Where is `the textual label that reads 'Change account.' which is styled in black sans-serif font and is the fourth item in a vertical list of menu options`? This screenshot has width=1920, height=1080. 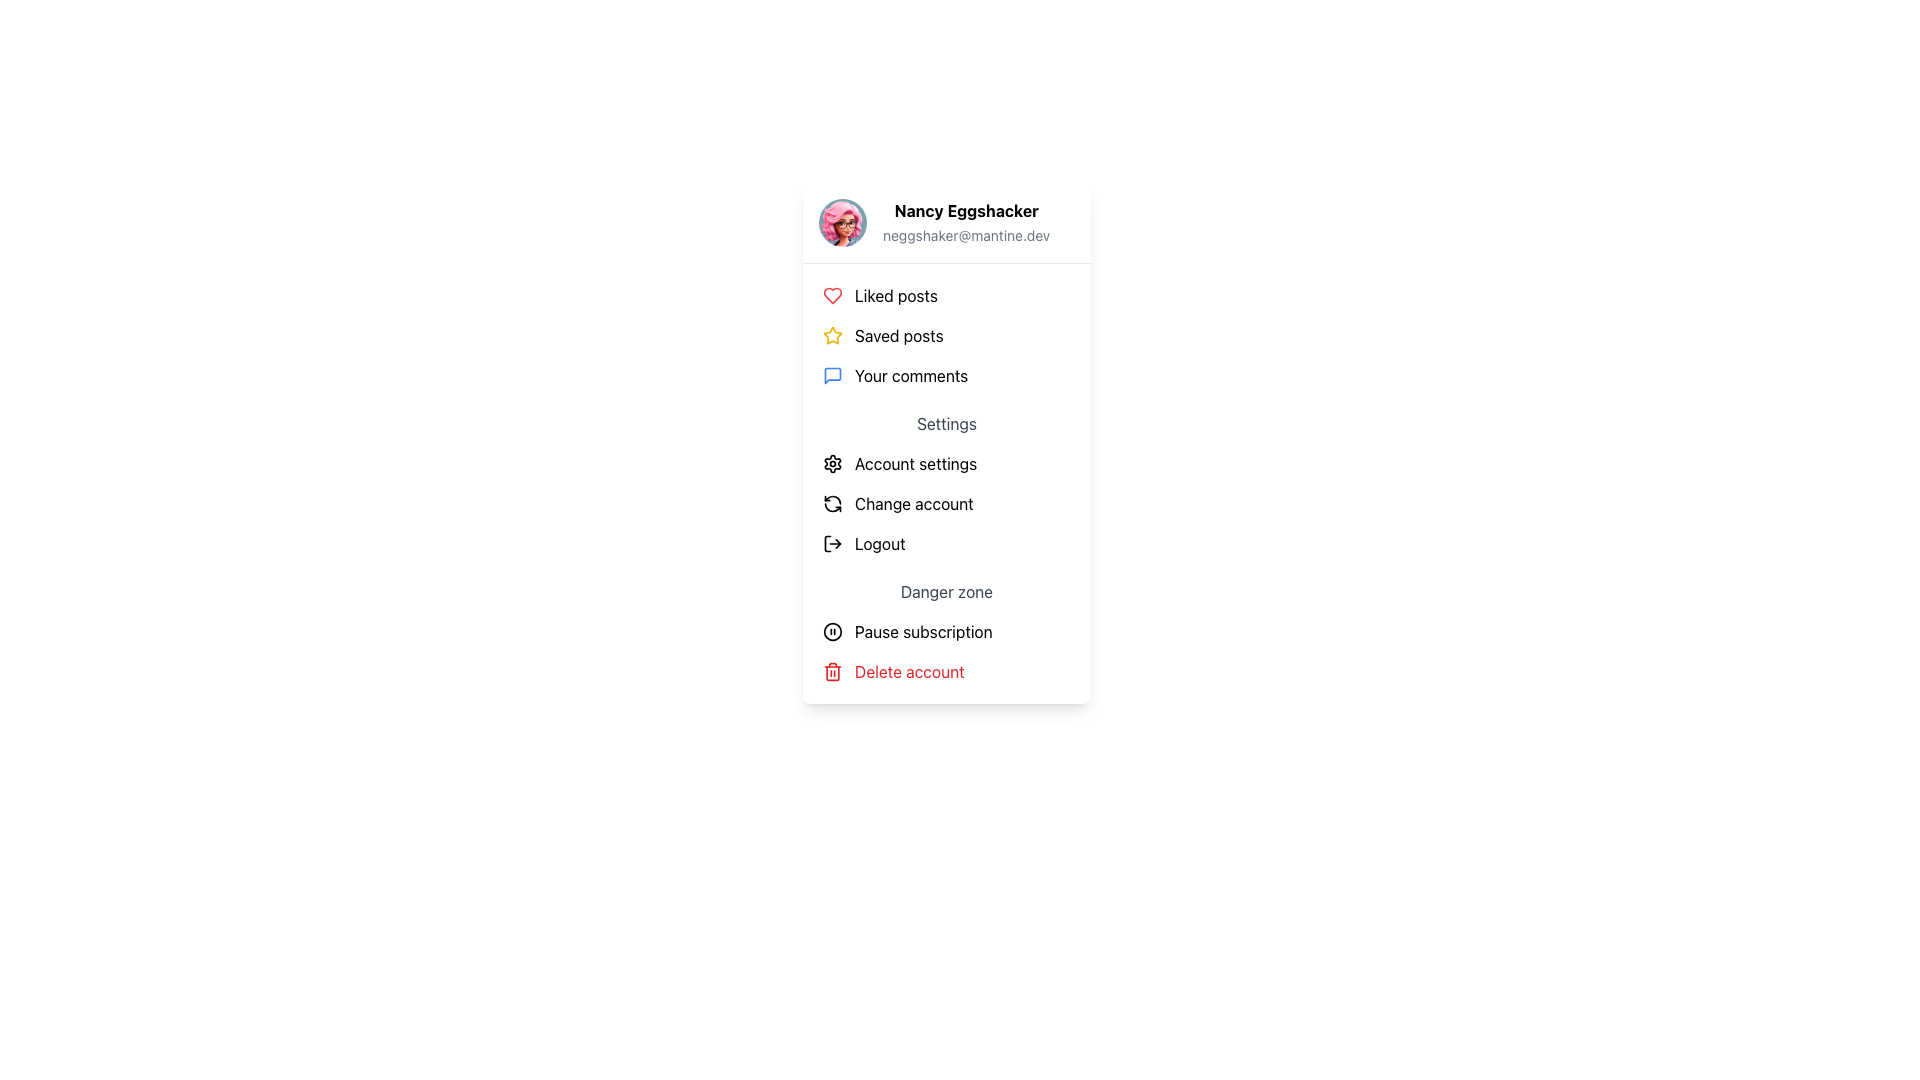 the textual label that reads 'Change account.' which is styled in black sans-serif font and is the fourth item in a vertical list of menu options is located at coordinates (913, 503).